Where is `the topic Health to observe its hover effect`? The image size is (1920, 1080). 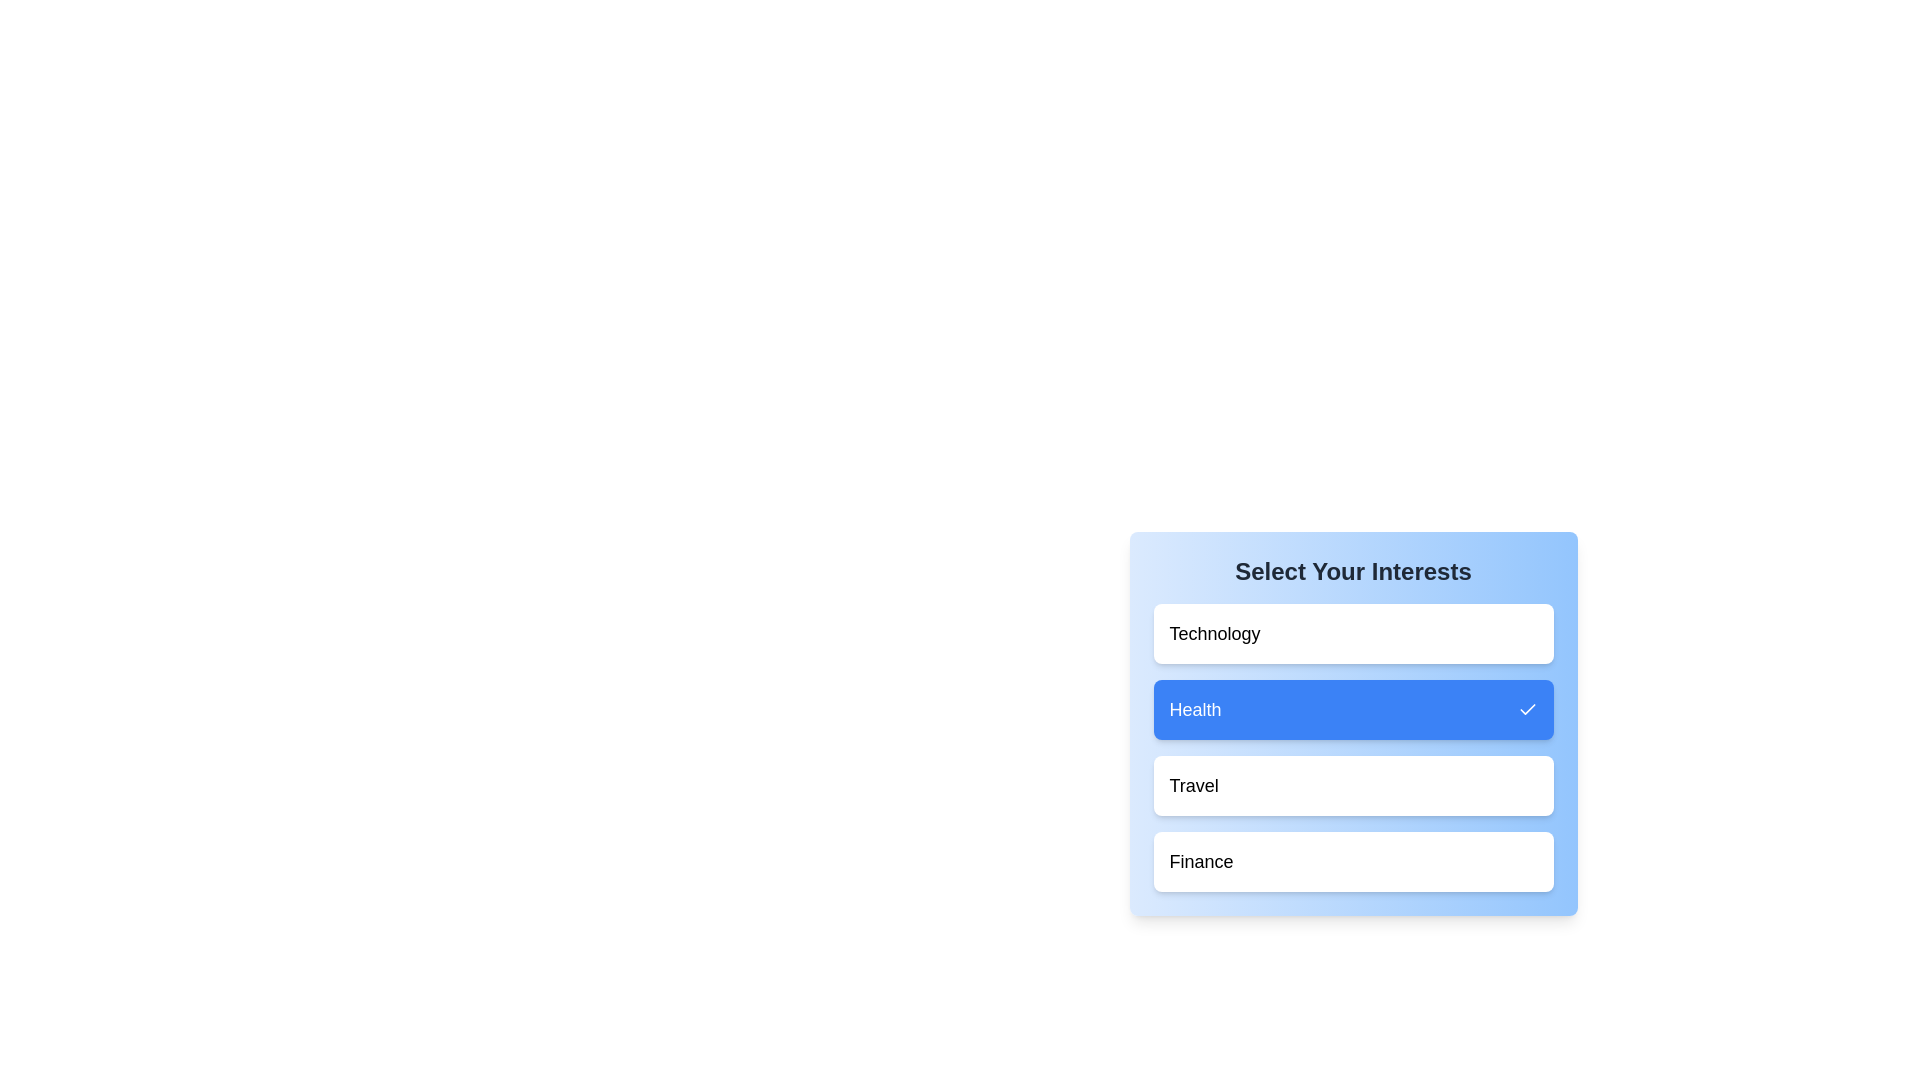
the topic Health to observe its hover effect is located at coordinates (1353, 708).